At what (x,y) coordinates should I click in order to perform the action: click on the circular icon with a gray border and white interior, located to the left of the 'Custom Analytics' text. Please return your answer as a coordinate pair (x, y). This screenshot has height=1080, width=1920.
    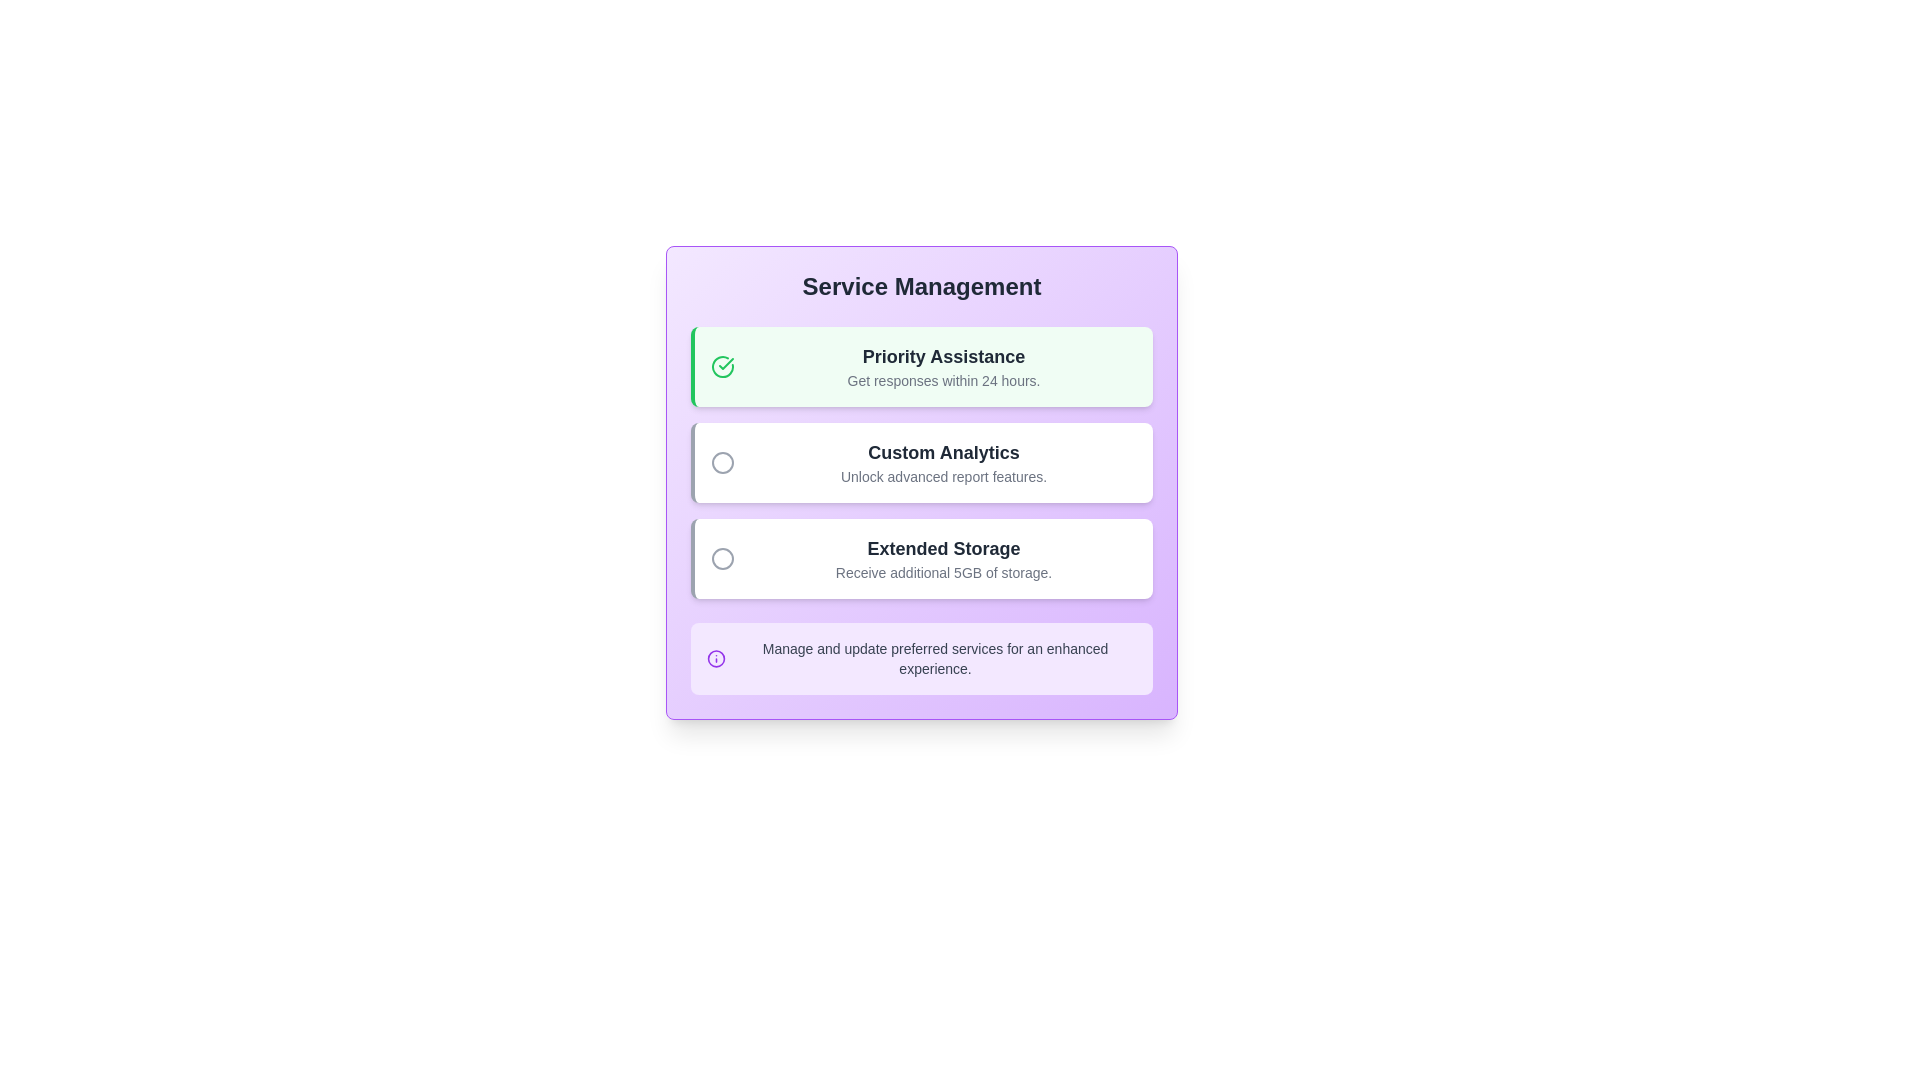
    Looking at the image, I should click on (722, 462).